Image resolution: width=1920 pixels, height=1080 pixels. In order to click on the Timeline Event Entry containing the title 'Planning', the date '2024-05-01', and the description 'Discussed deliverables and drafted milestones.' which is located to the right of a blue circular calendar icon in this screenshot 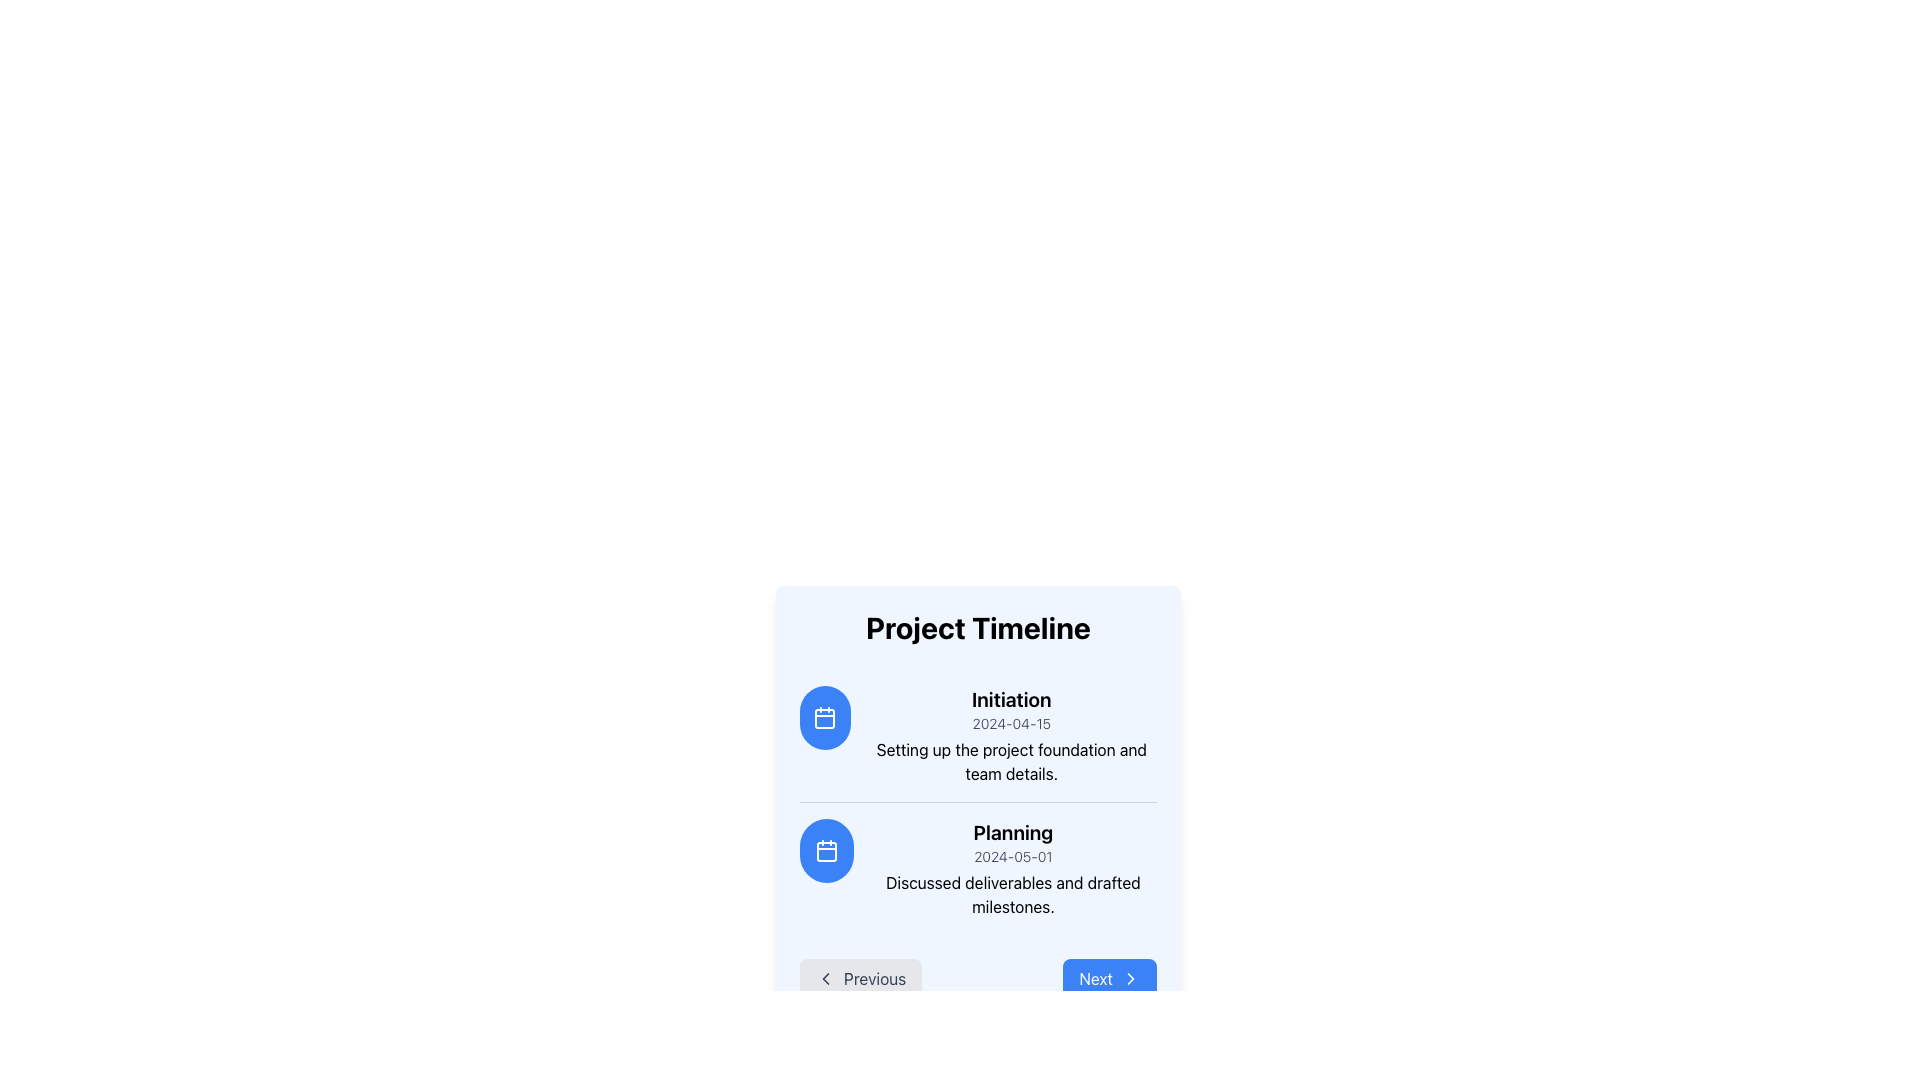, I will do `click(1013, 867)`.